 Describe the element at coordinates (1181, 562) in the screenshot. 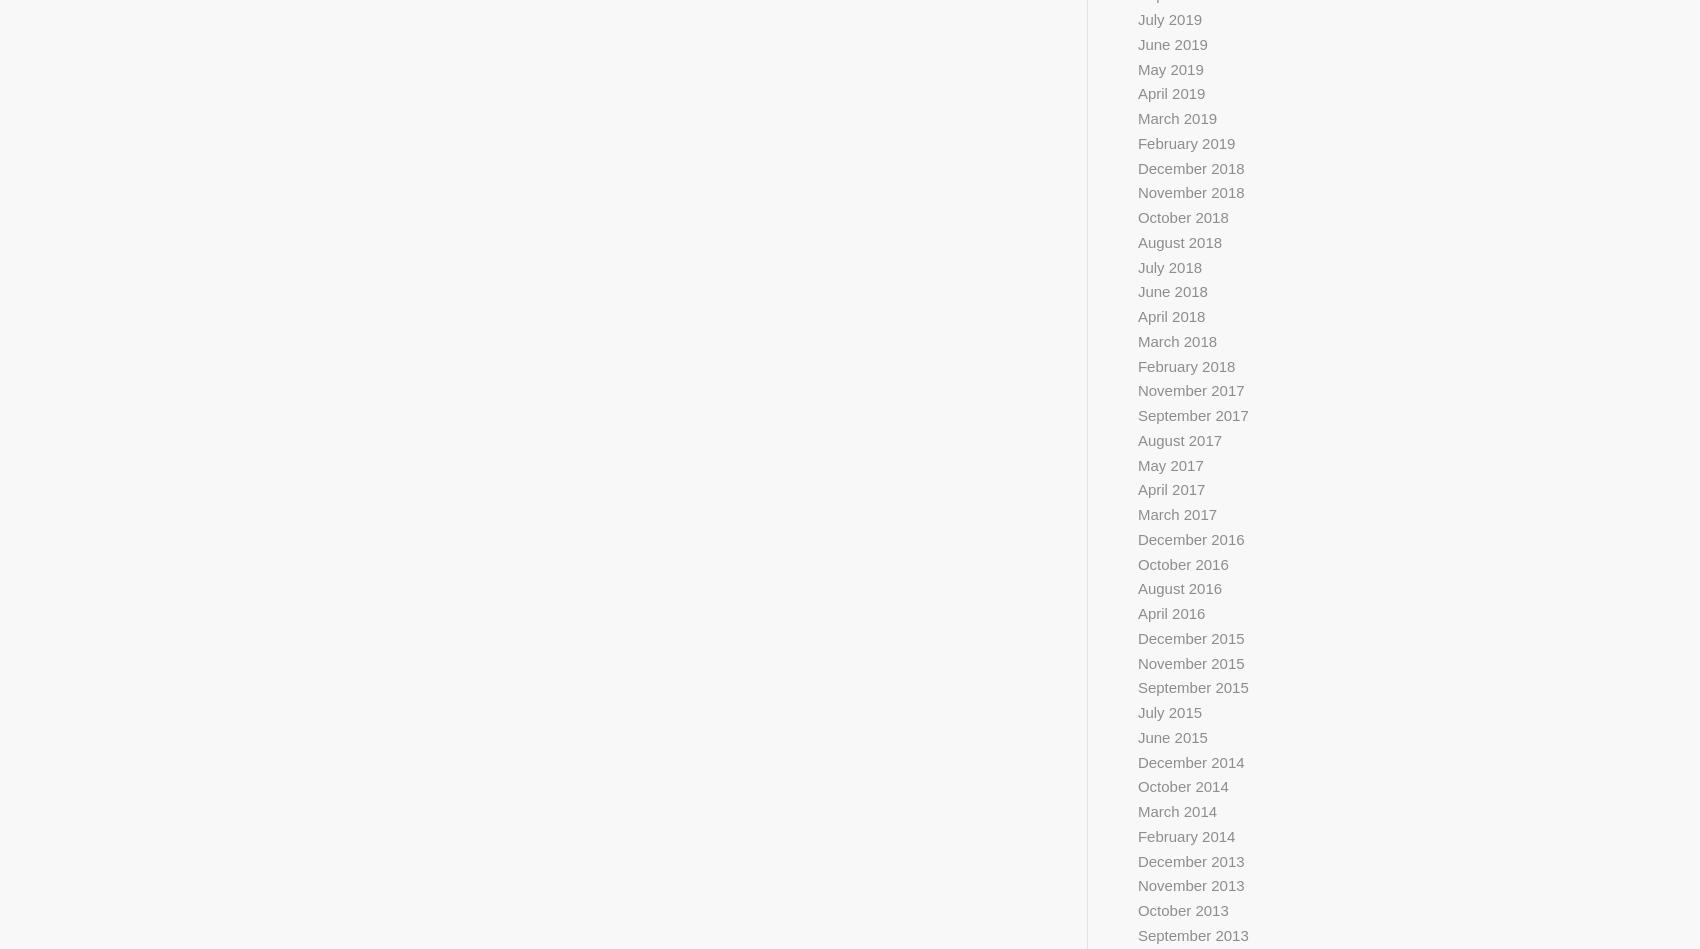

I see `'October 2016'` at that location.